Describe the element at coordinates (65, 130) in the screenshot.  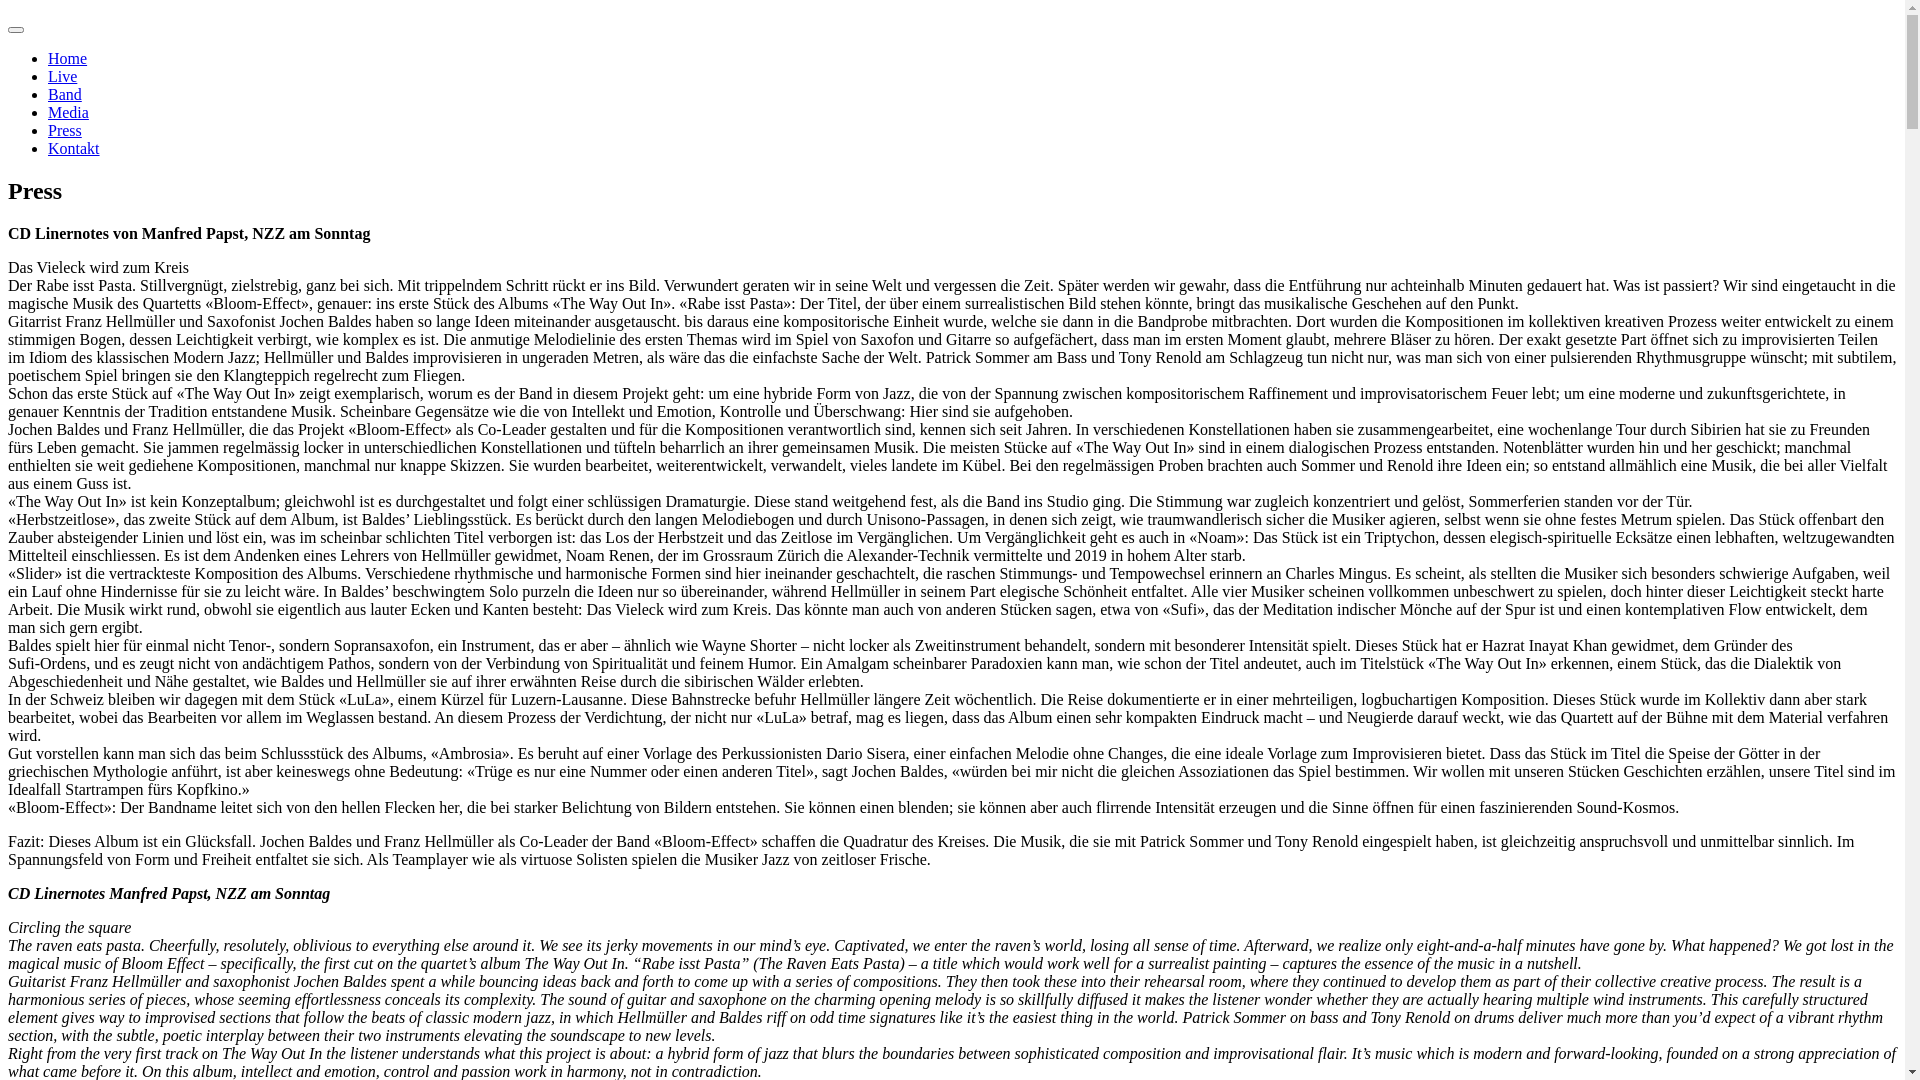
I see `'Press'` at that location.